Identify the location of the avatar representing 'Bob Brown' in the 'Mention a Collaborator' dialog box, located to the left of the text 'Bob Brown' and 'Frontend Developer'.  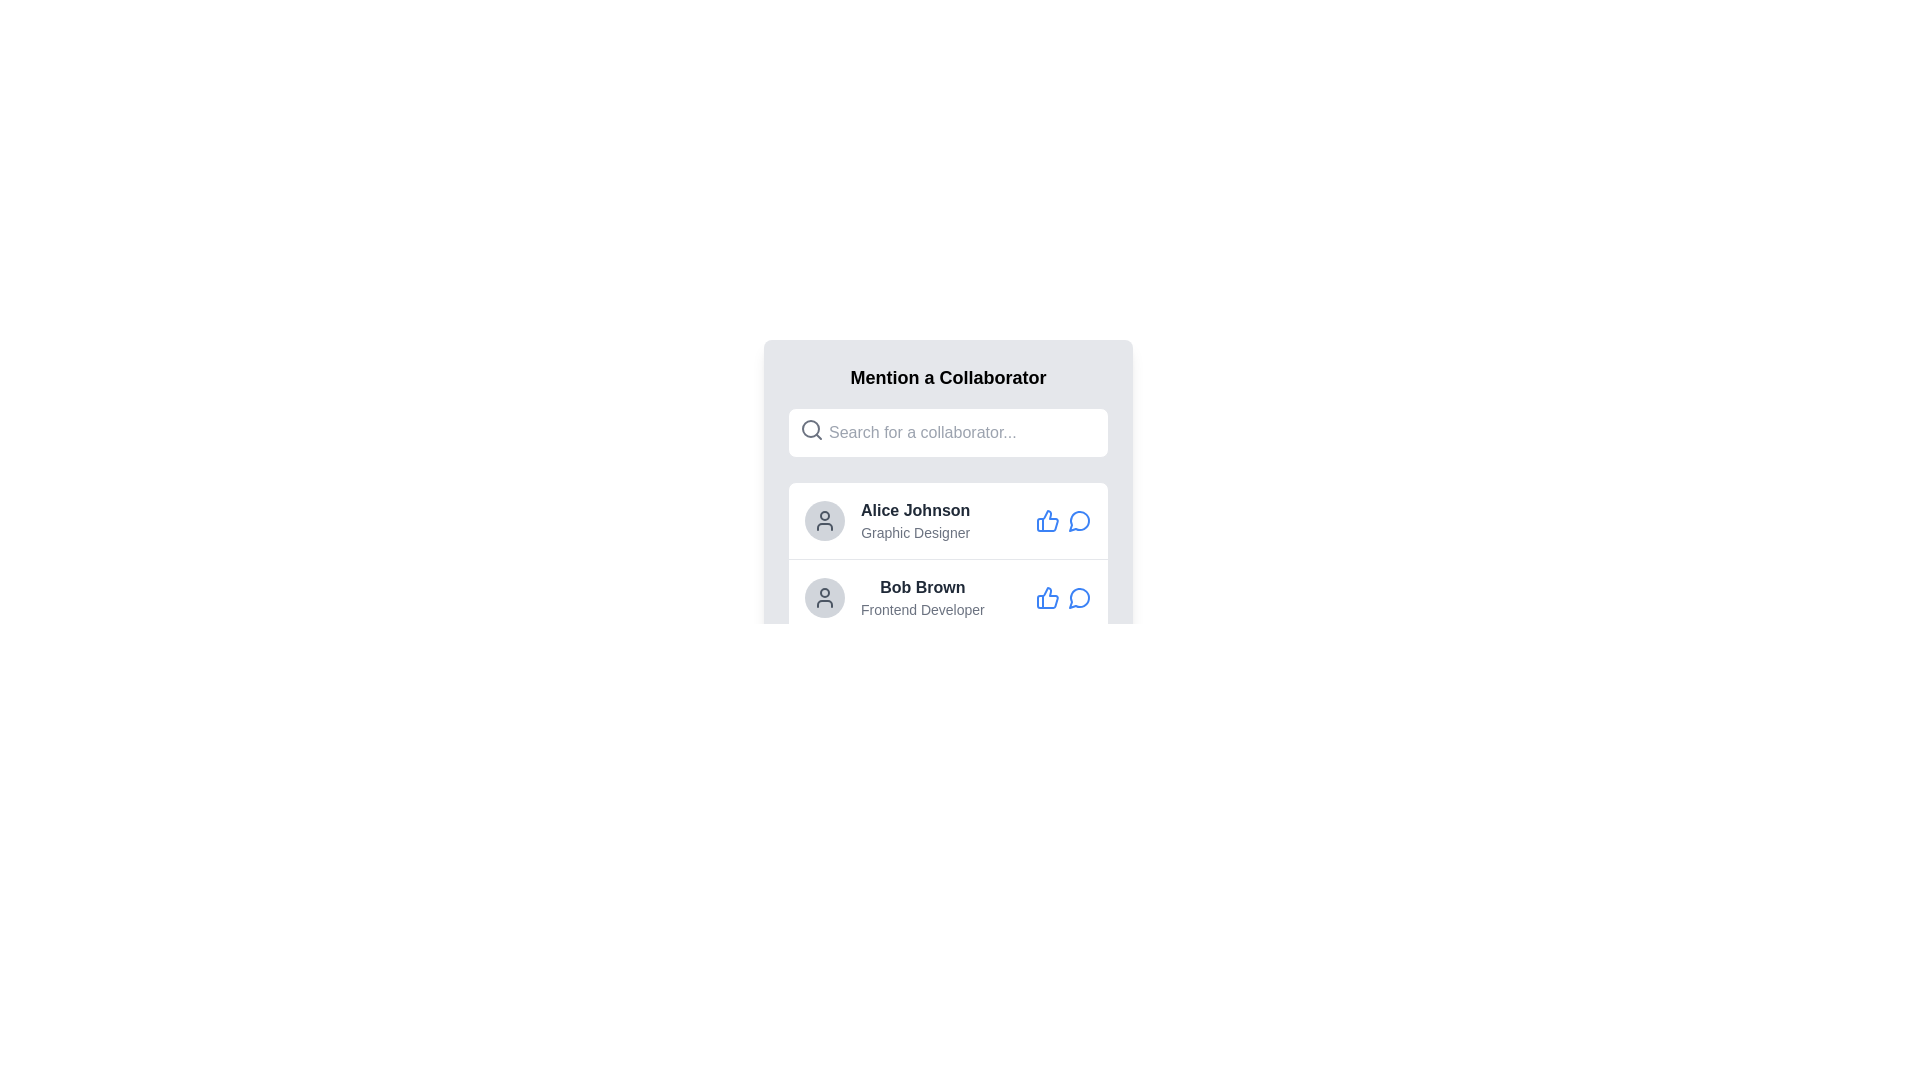
(825, 596).